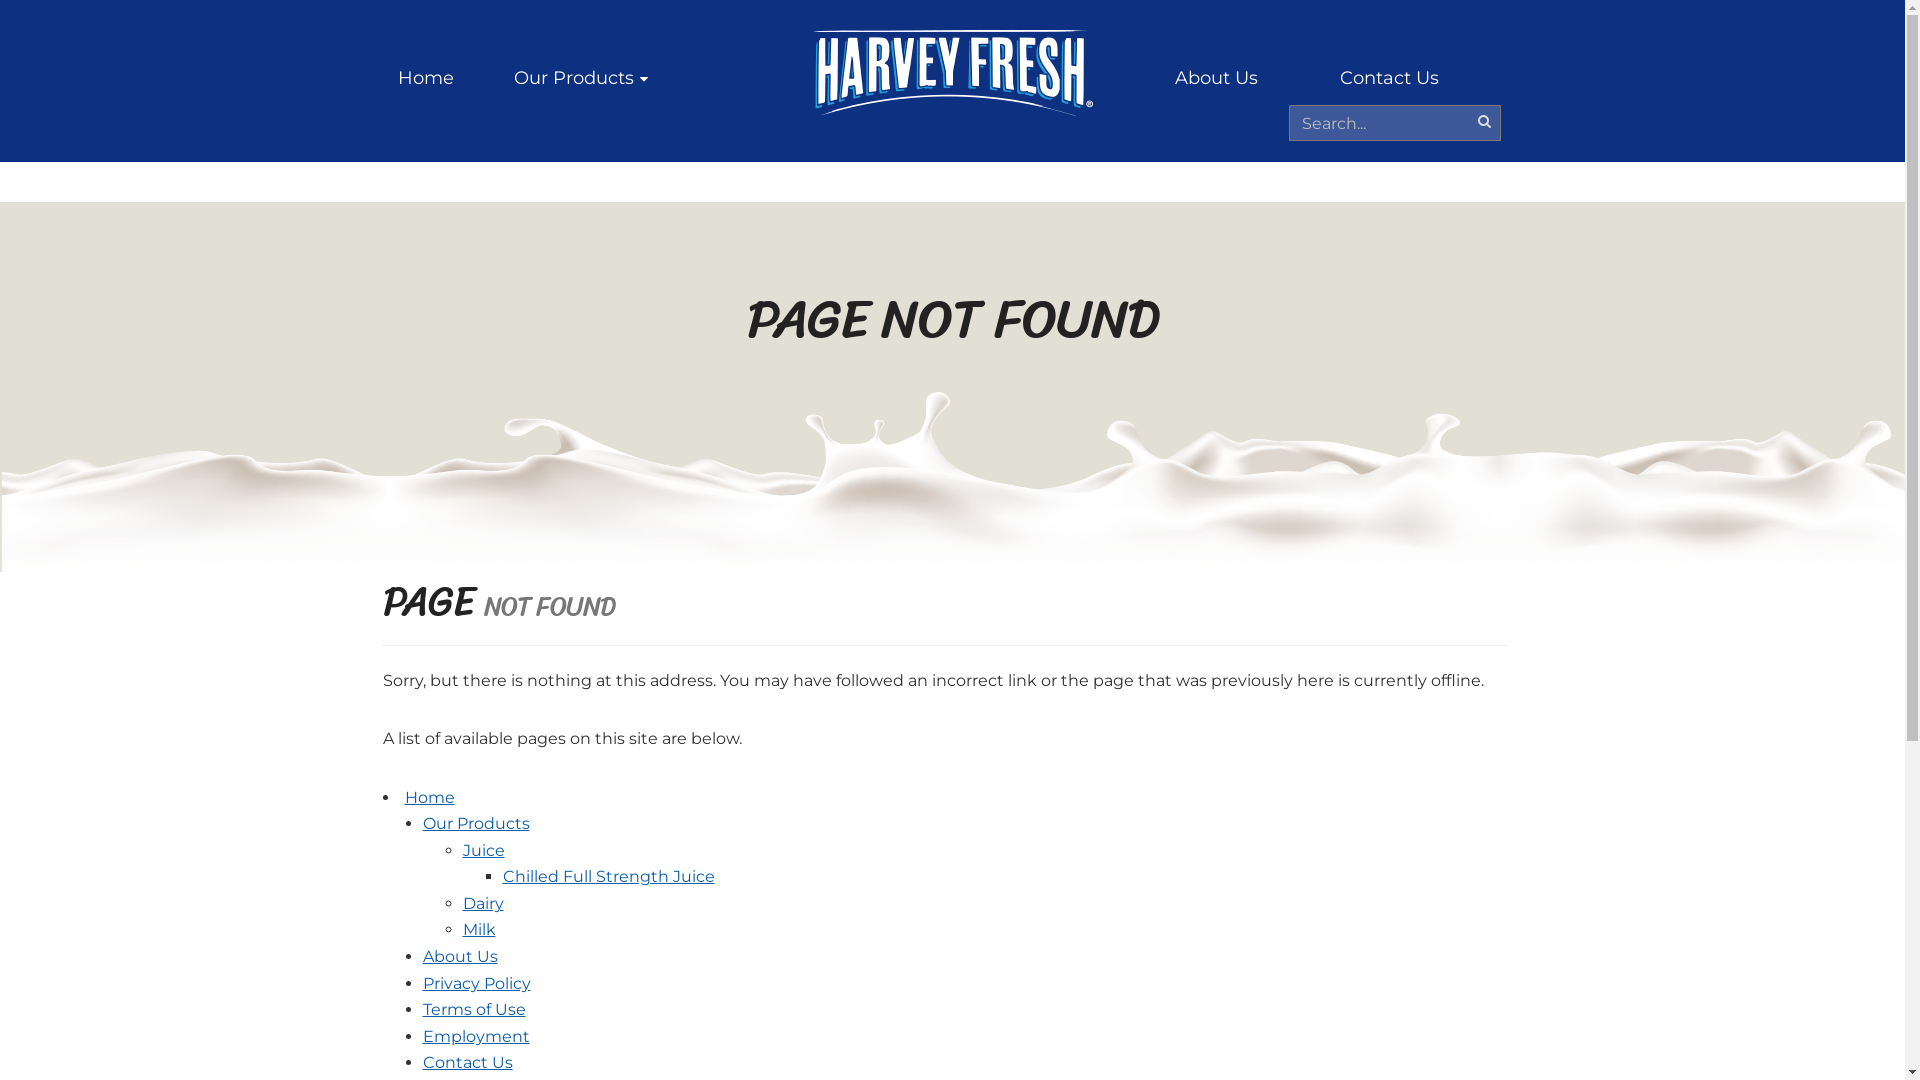 Image resolution: width=1920 pixels, height=1080 pixels. What do you see at coordinates (458, 955) in the screenshot?
I see `'About Us'` at bounding box center [458, 955].